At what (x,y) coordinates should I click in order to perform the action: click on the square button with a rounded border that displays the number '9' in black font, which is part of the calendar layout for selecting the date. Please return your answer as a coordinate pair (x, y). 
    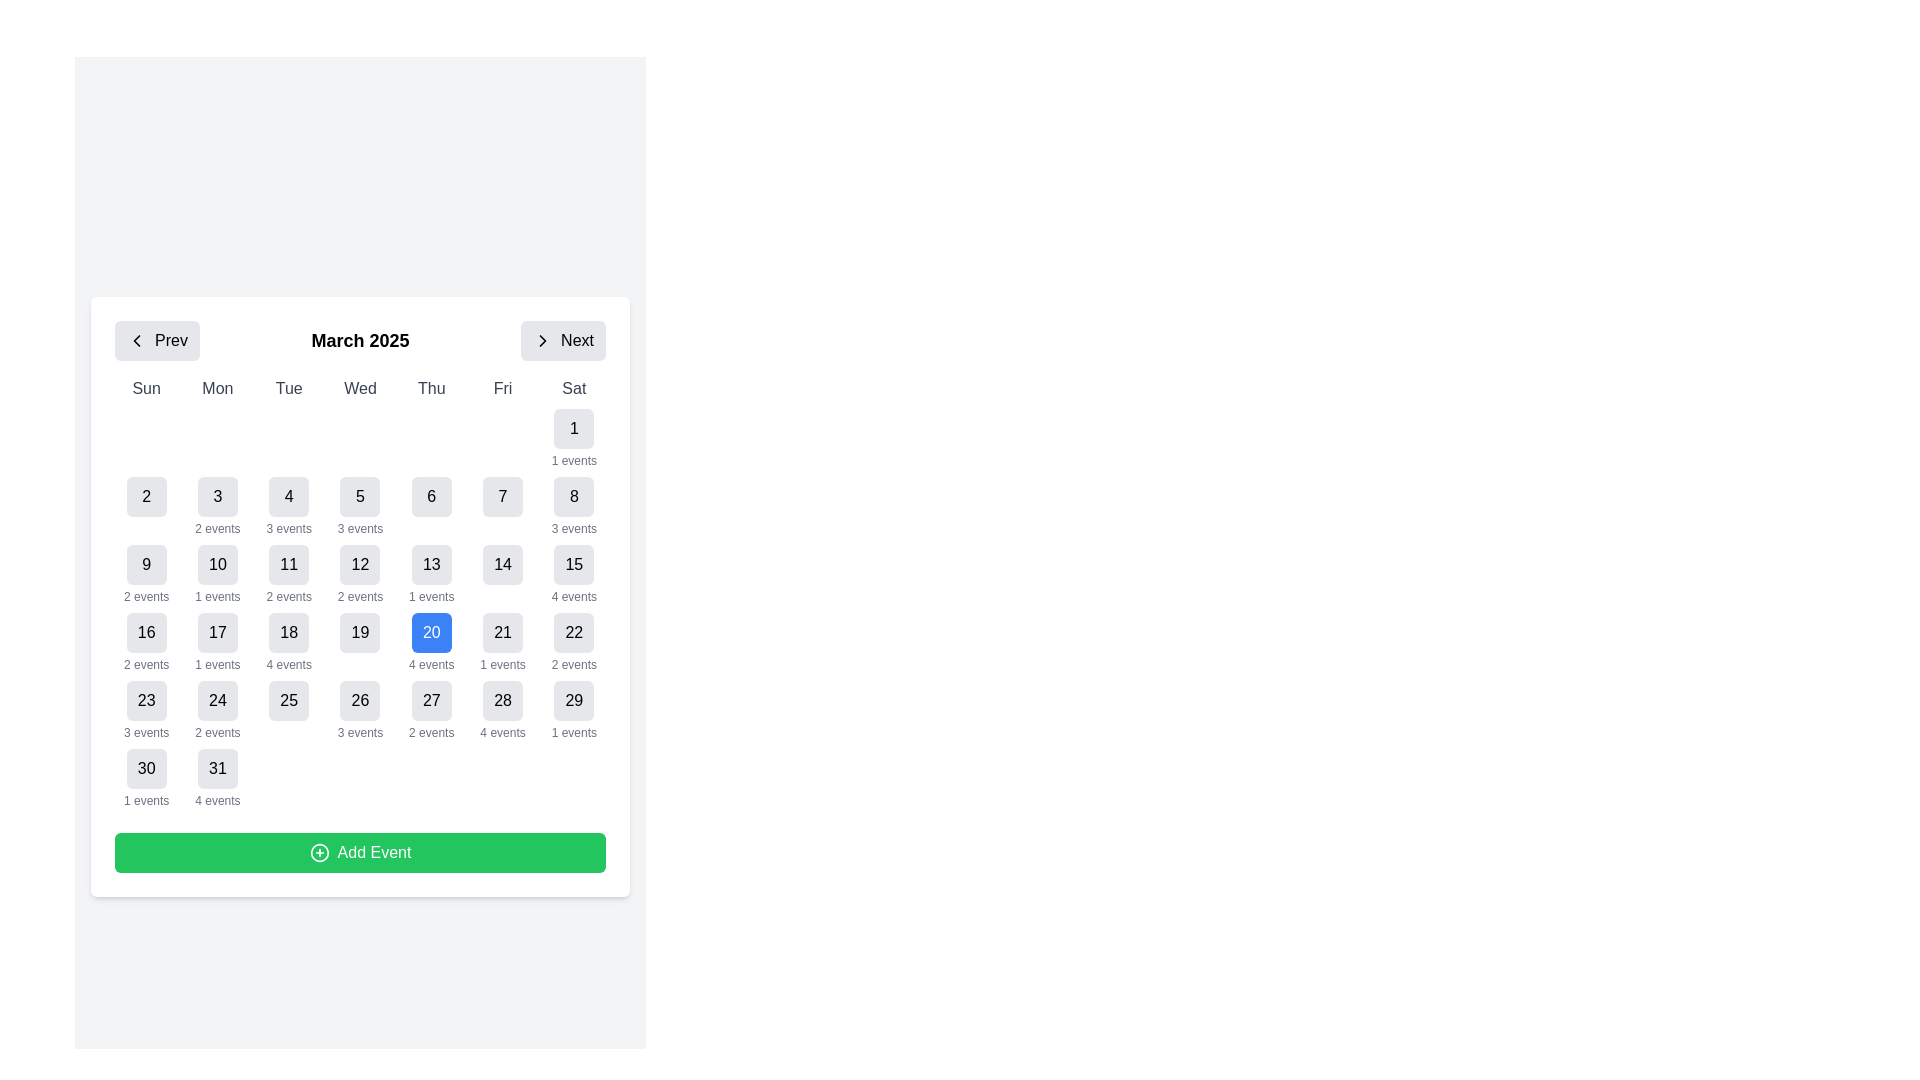
    Looking at the image, I should click on (145, 564).